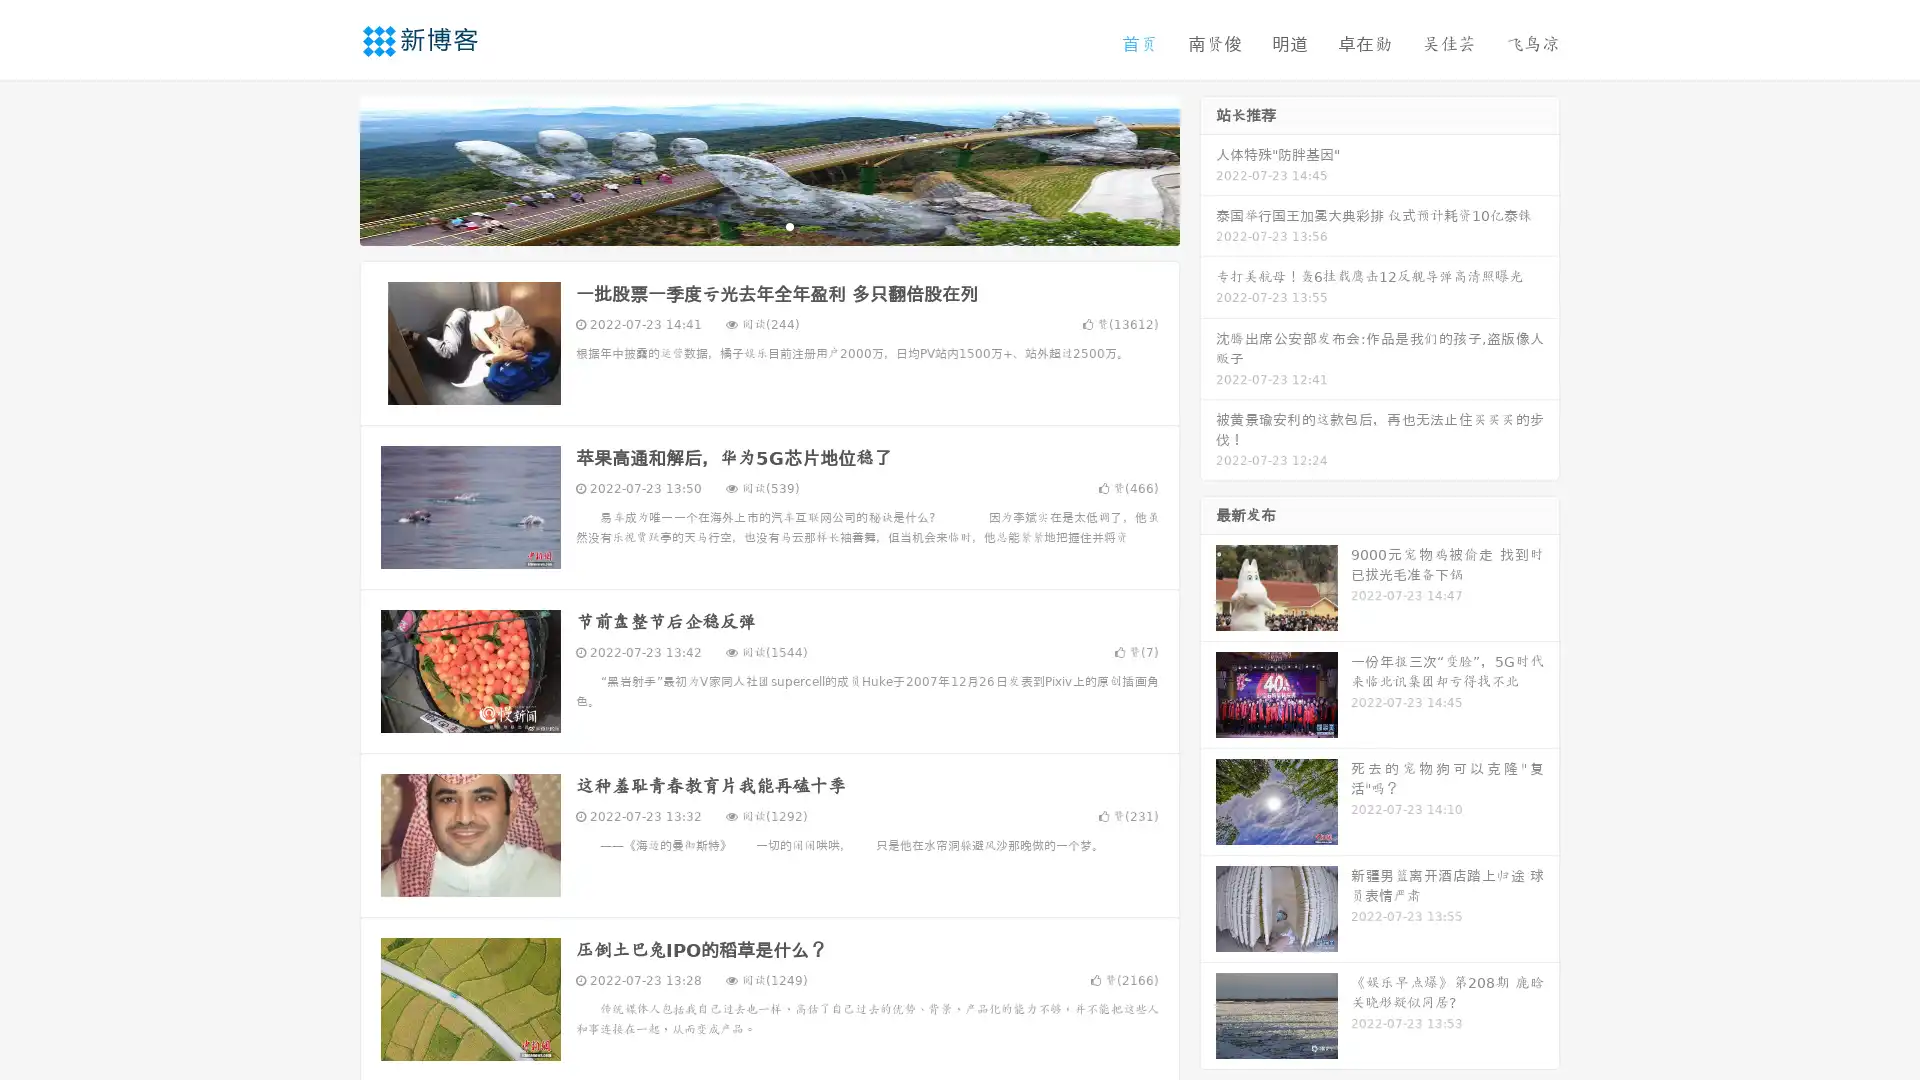 This screenshot has width=1920, height=1080. Describe the element at coordinates (789, 225) in the screenshot. I see `Go to slide 3` at that location.